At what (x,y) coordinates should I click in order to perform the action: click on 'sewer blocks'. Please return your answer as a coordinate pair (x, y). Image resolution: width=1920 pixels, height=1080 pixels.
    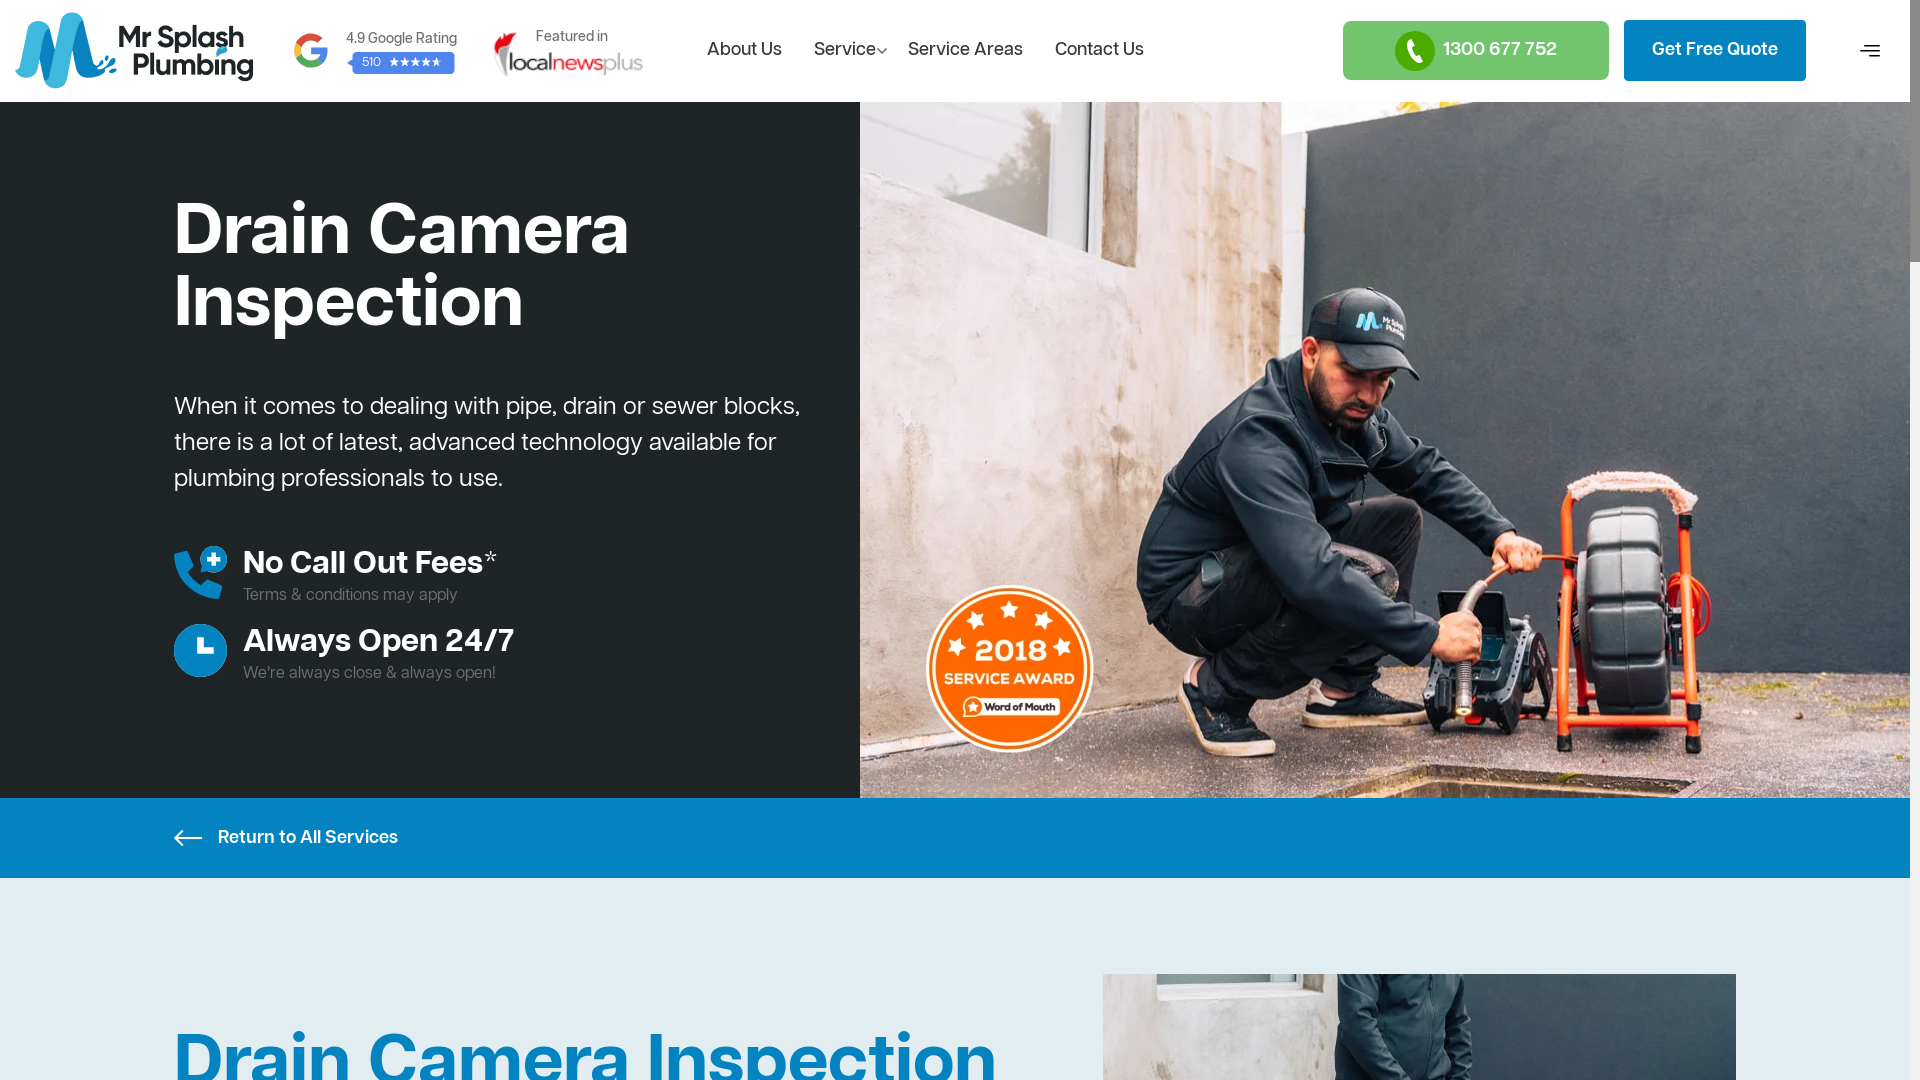
    Looking at the image, I should click on (722, 407).